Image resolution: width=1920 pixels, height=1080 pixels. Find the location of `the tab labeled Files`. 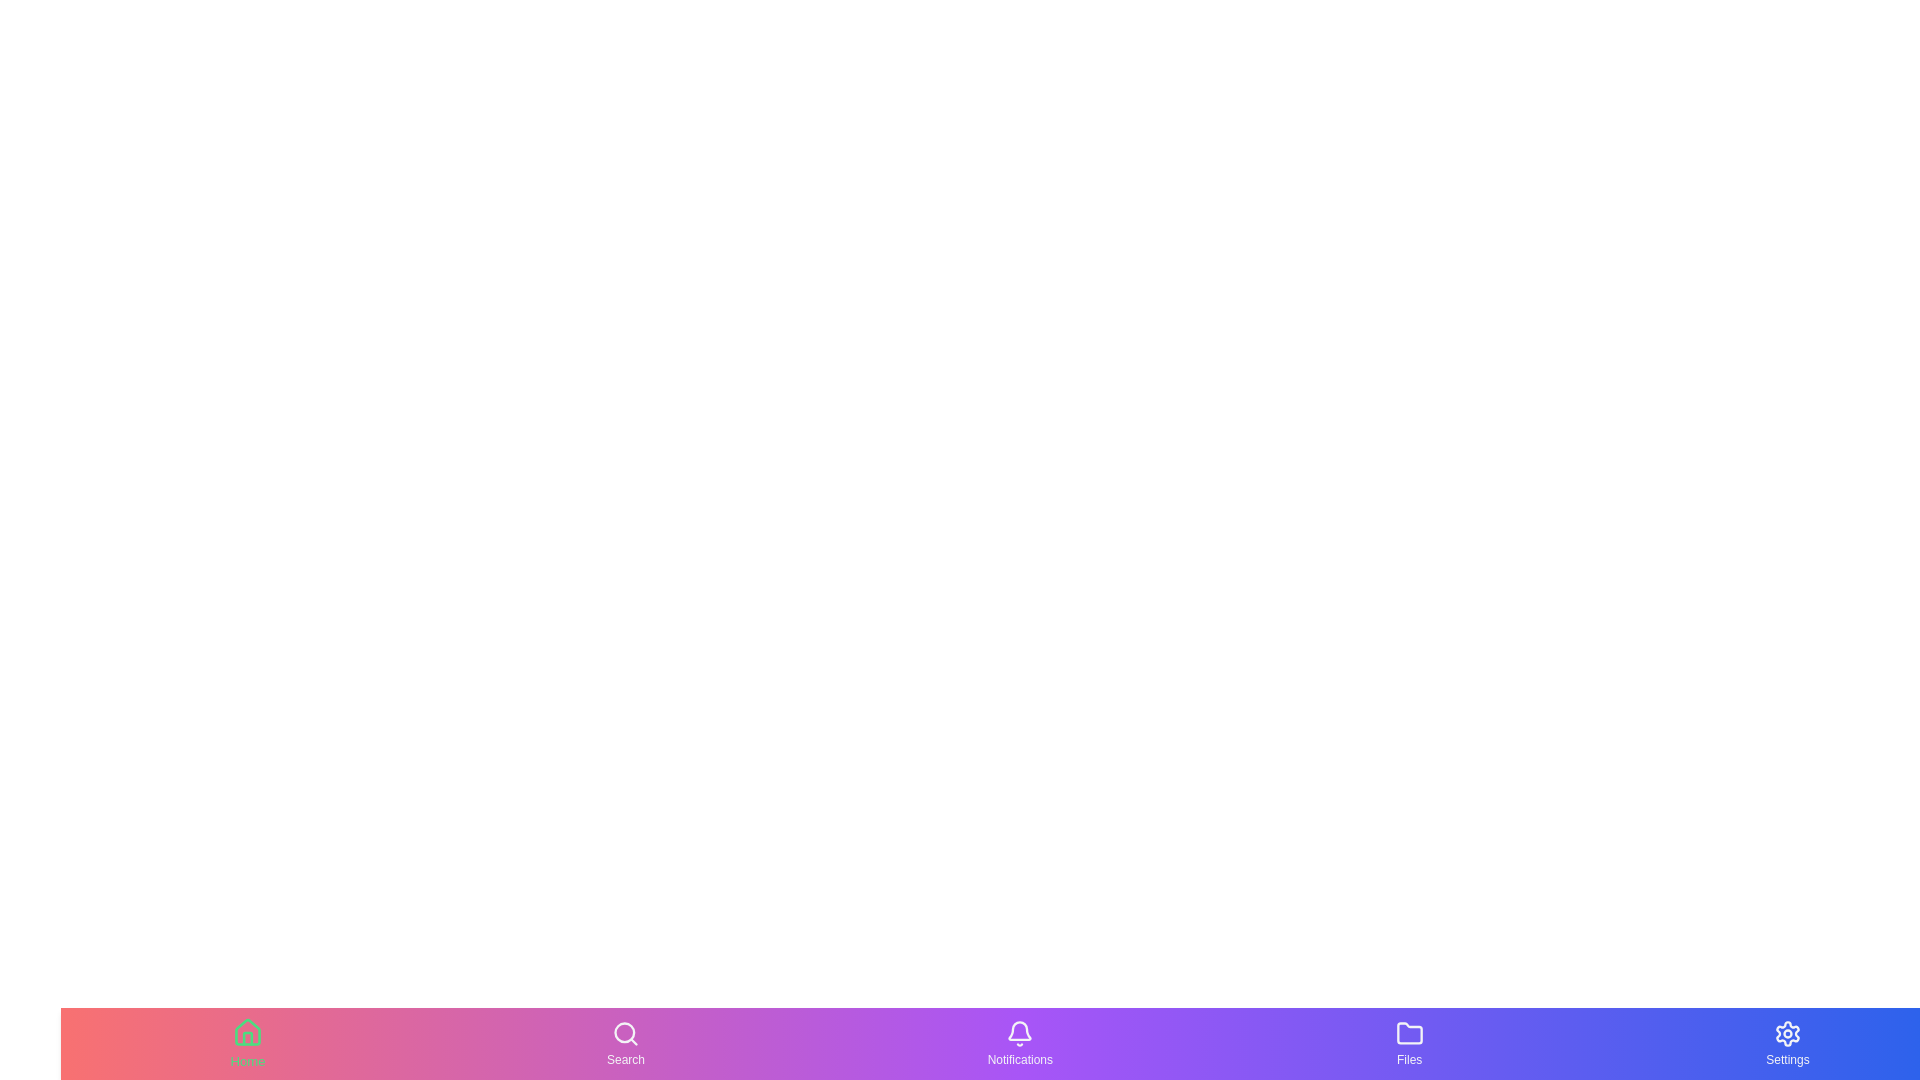

the tab labeled Files is located at coordinates (1408, 1043).